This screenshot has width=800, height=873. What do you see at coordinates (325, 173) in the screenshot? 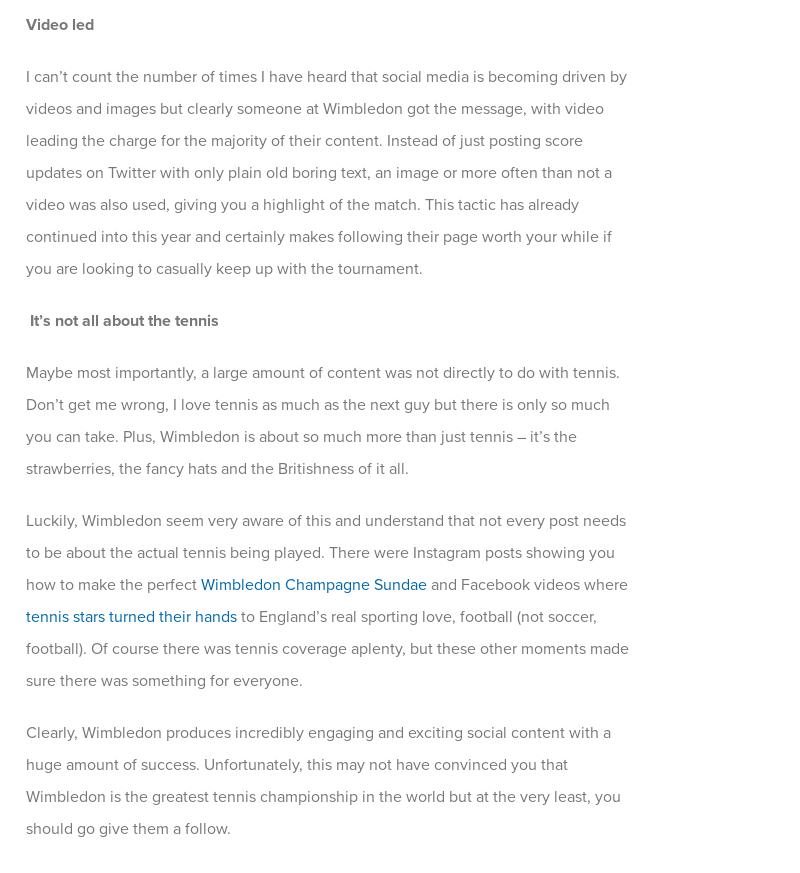
I see `'I can’t count the number of times I have heard that social media is becoming driven by videos and images but clearly someone at Wimbledon got the message, with video leading the charge for the majority of their content. Instead of just posting score updates on Twitter with only plain old boring text, an image or more often than not a video was also used, giving you a highlight of the match. This tactic has already continued into this year and certainly makes following their page worth your while if you are looking to casually keep up with the tournament.'` at bounding box center [325, 173].